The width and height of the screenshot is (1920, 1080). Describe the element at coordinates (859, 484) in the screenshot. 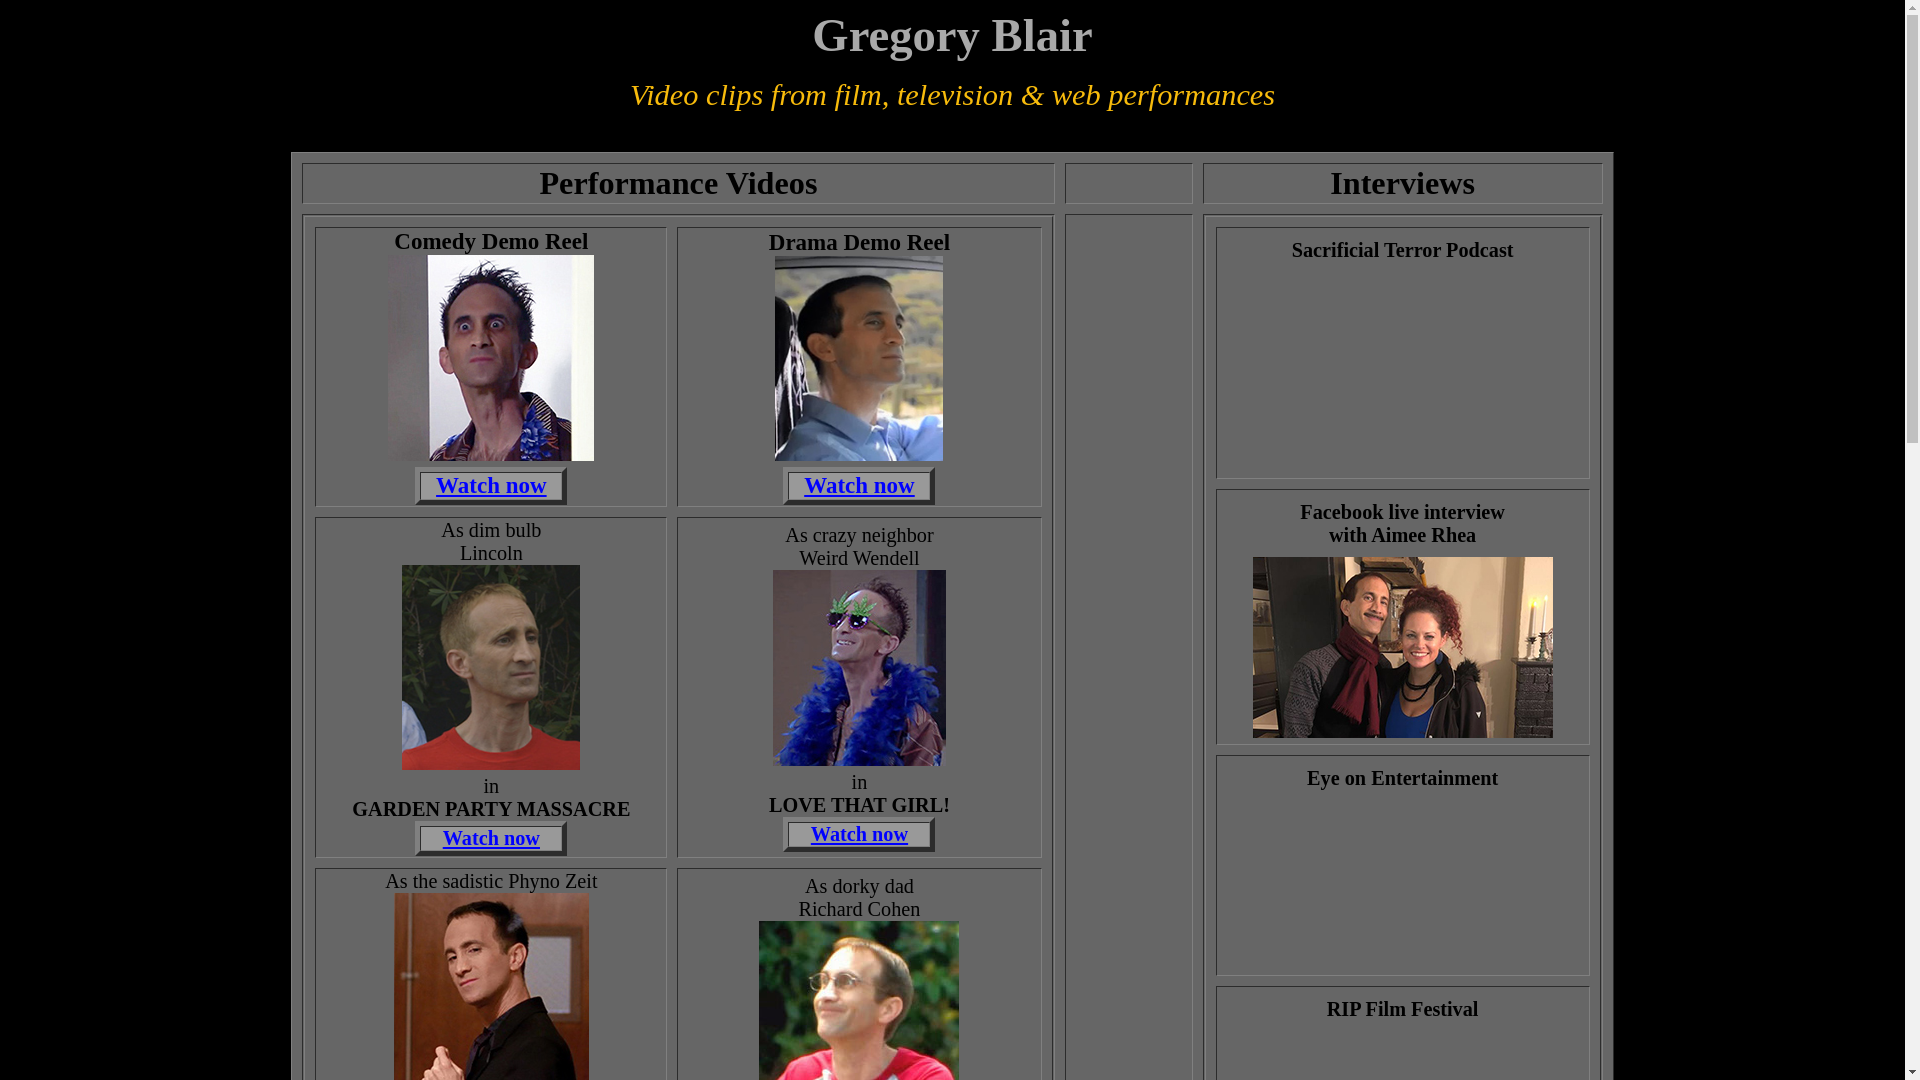

I see `'Watch now'` at that location.